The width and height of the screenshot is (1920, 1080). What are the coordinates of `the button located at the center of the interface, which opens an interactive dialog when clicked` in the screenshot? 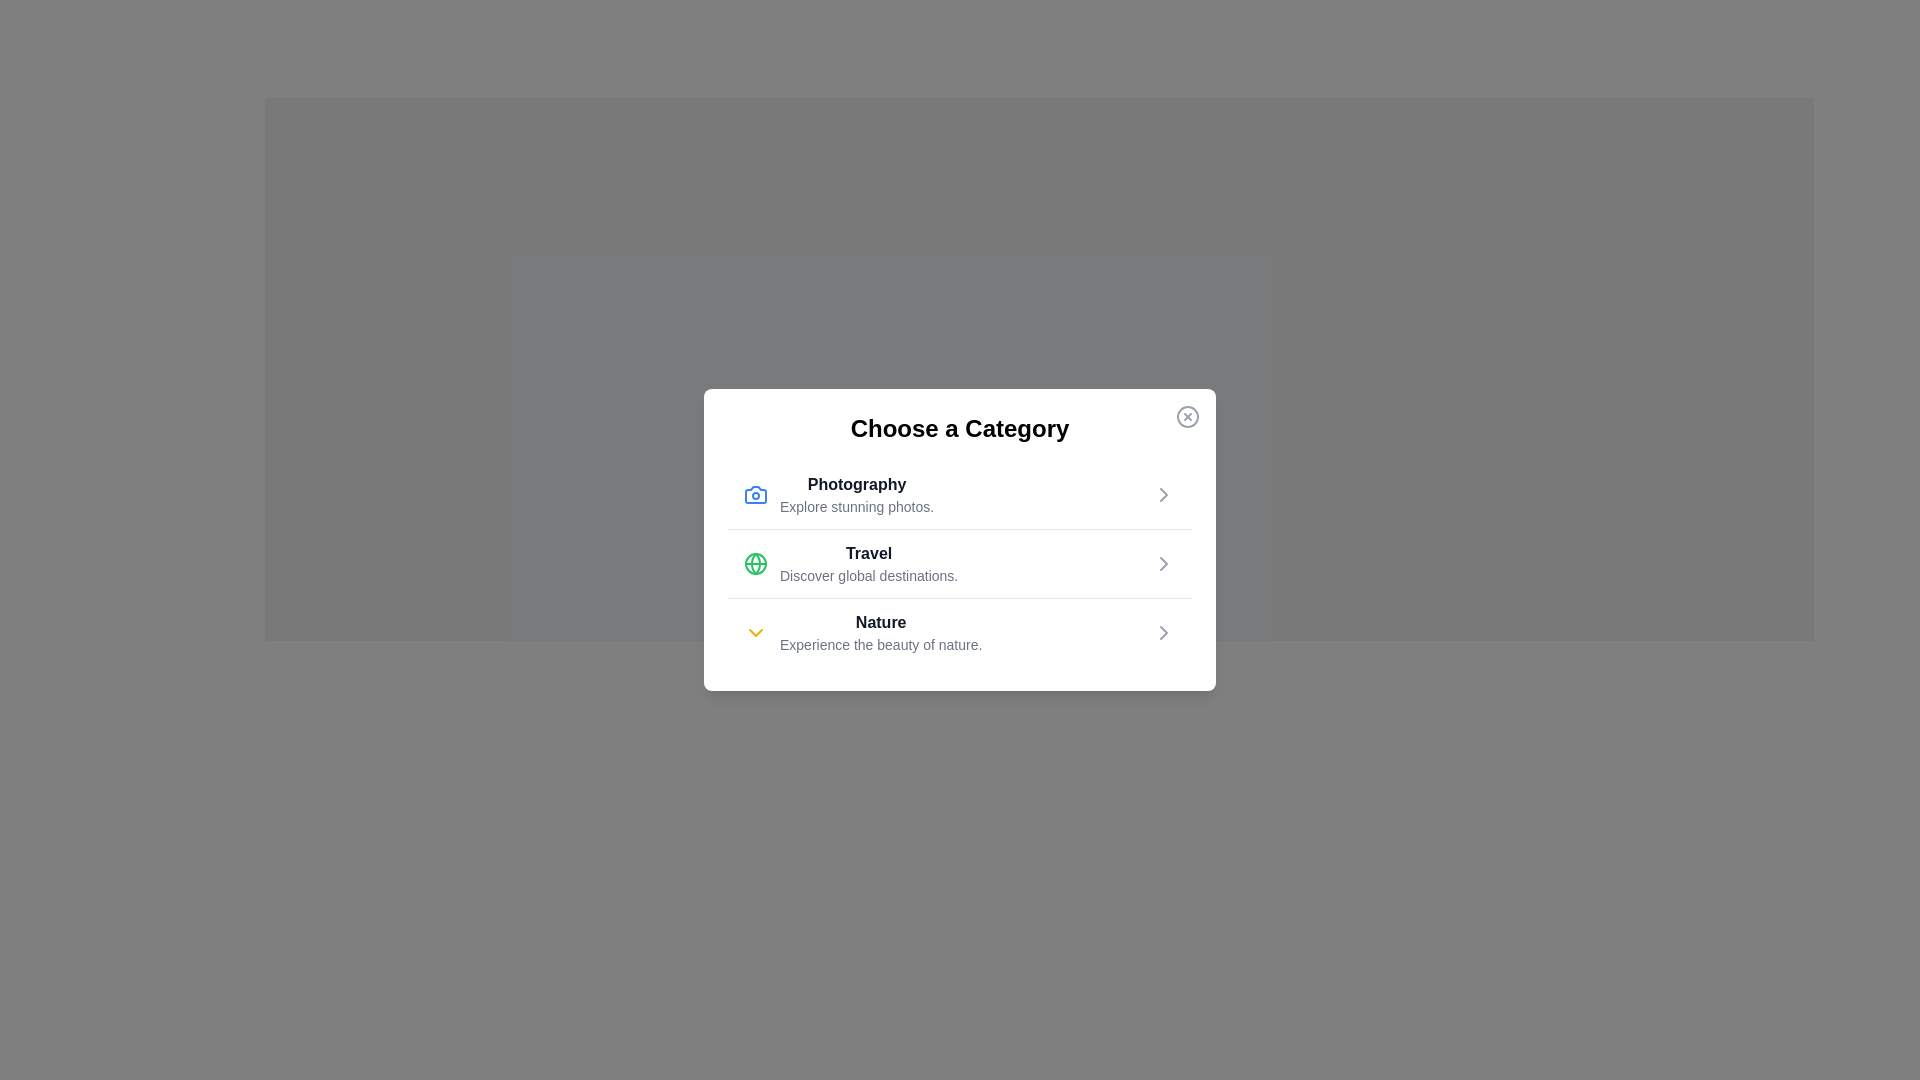 It's located at (1039, 637).